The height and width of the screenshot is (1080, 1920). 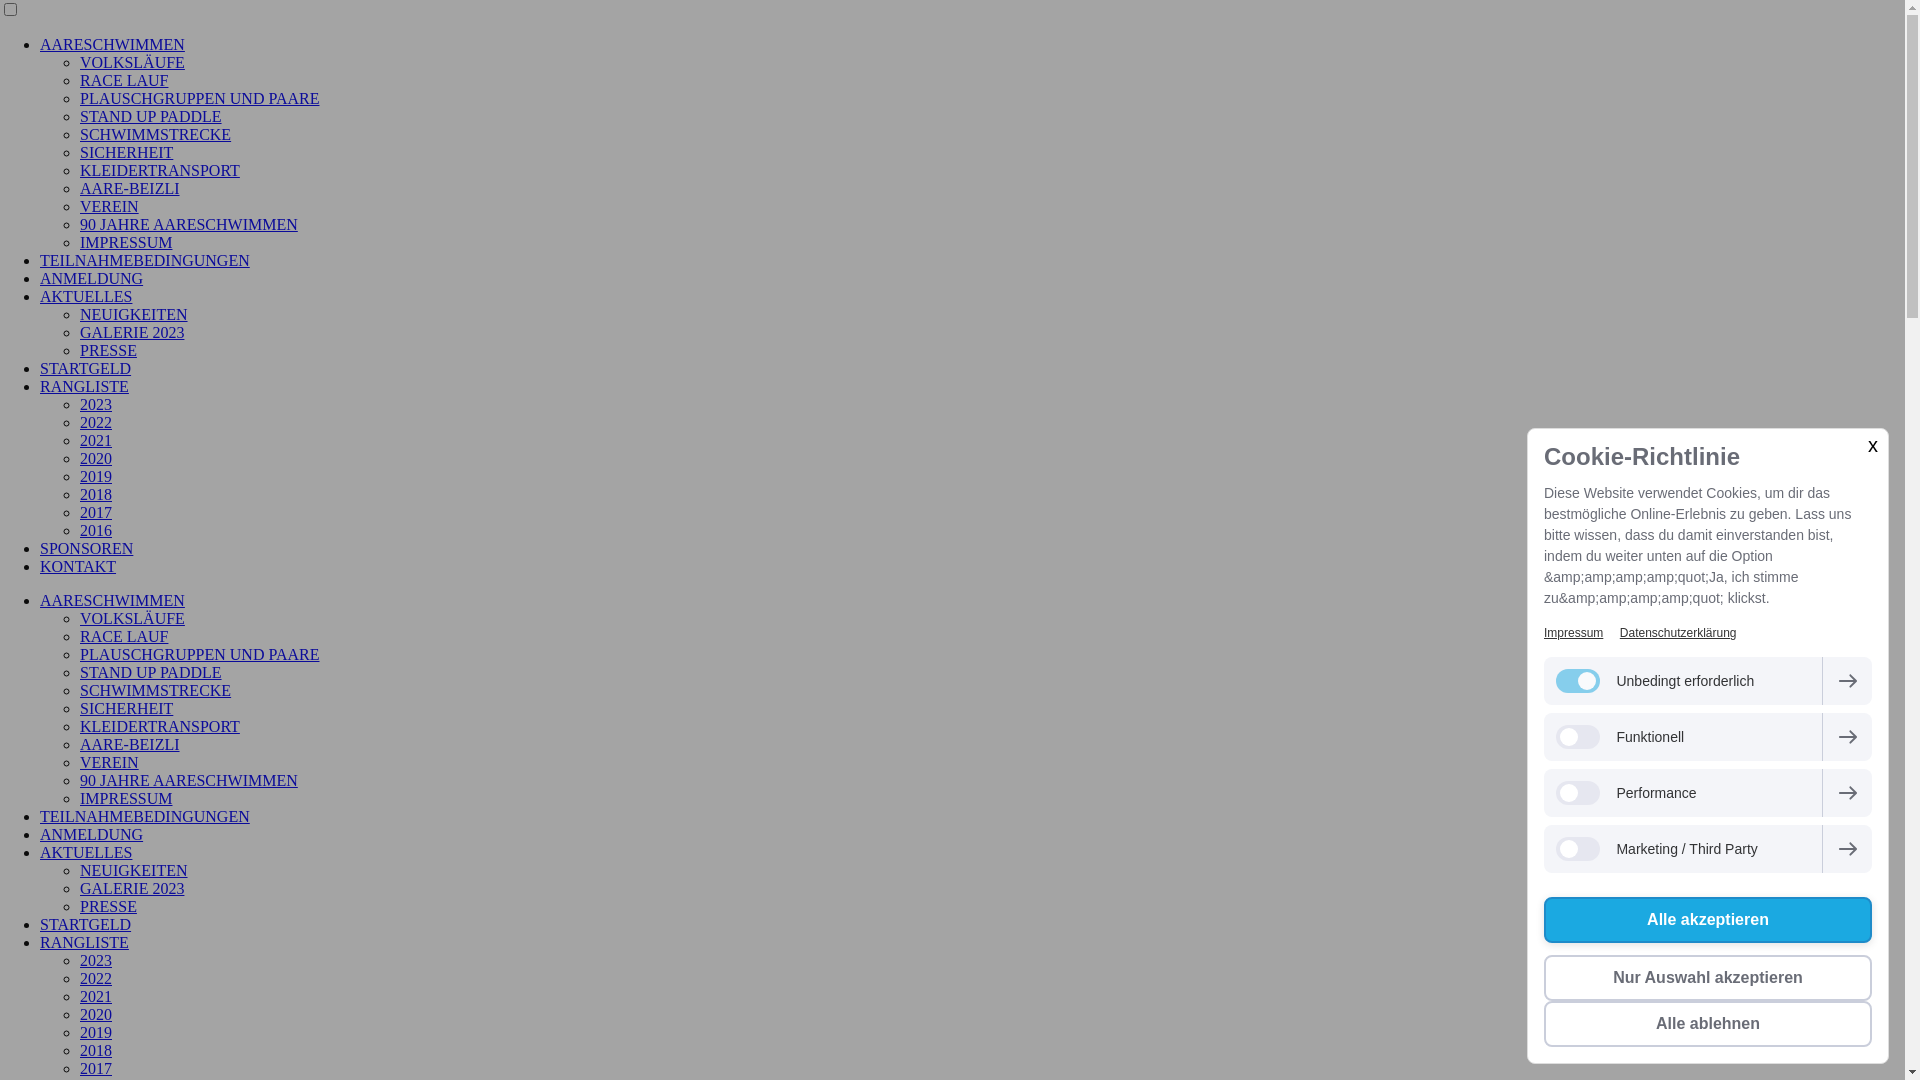 I want to click on '2020', so click(x=95, y=1014).